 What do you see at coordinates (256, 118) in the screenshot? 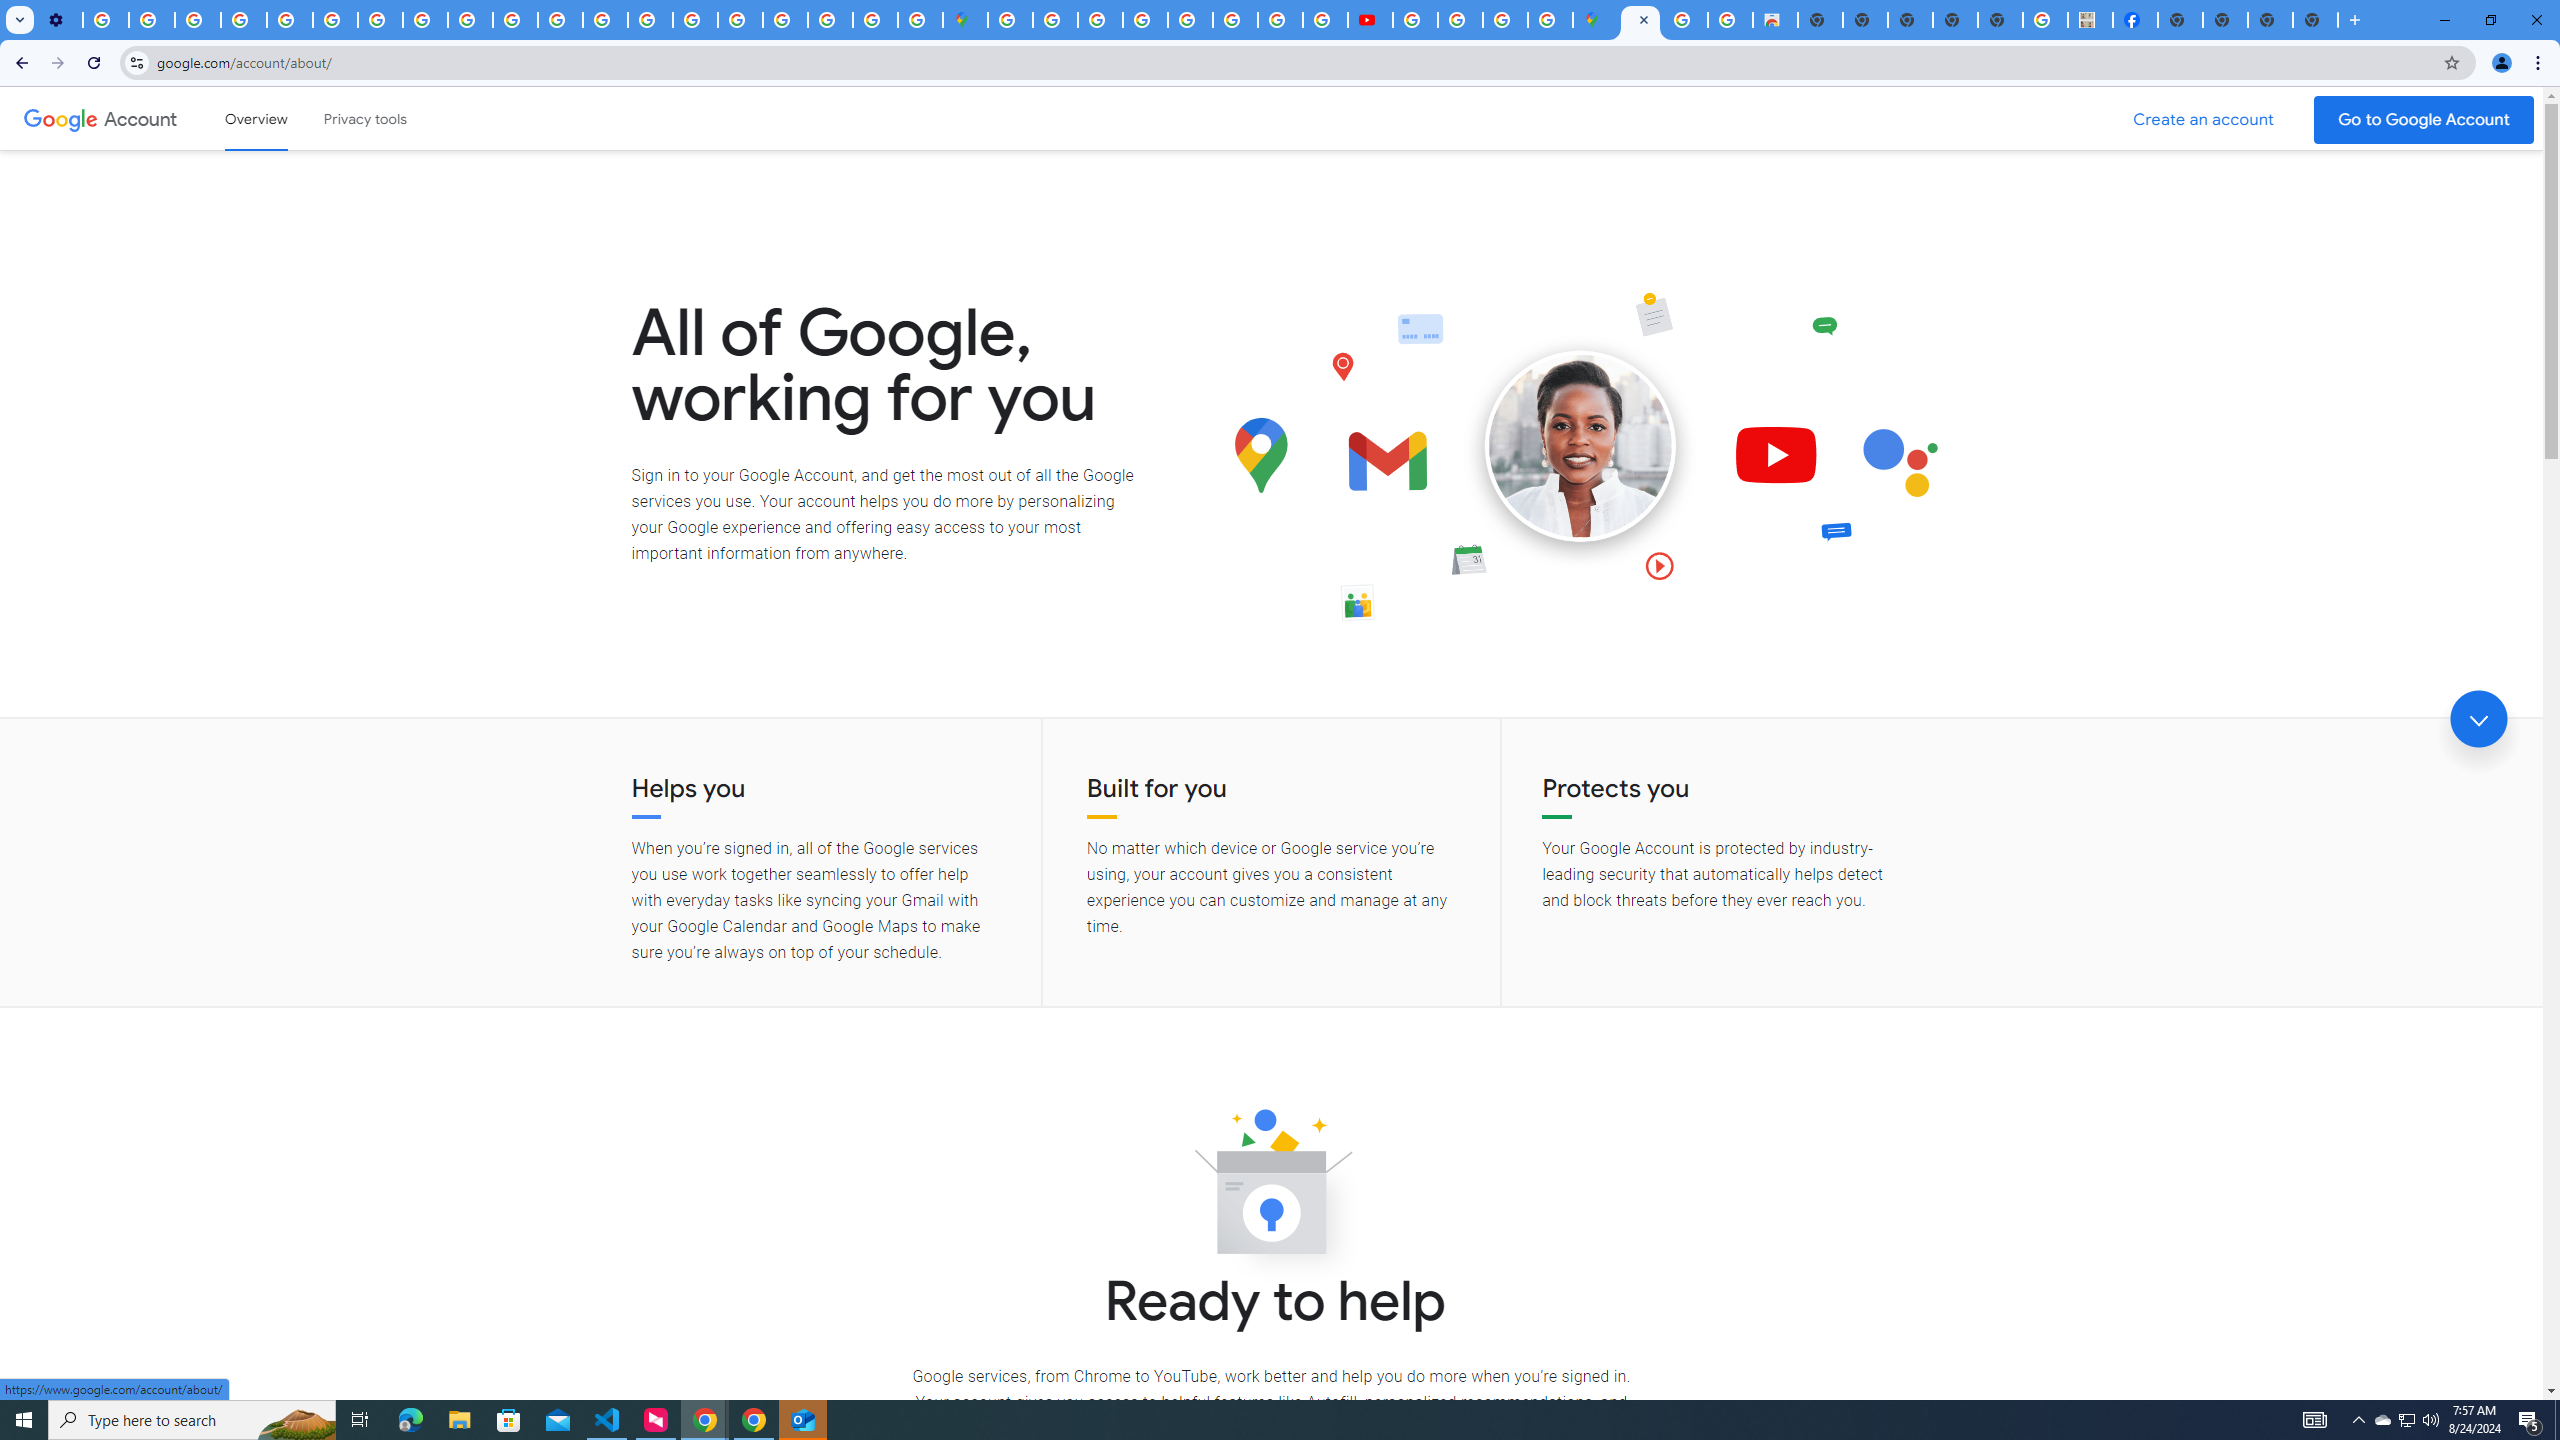
I see `'Google Account overview'` at bounding box center [256, 118].